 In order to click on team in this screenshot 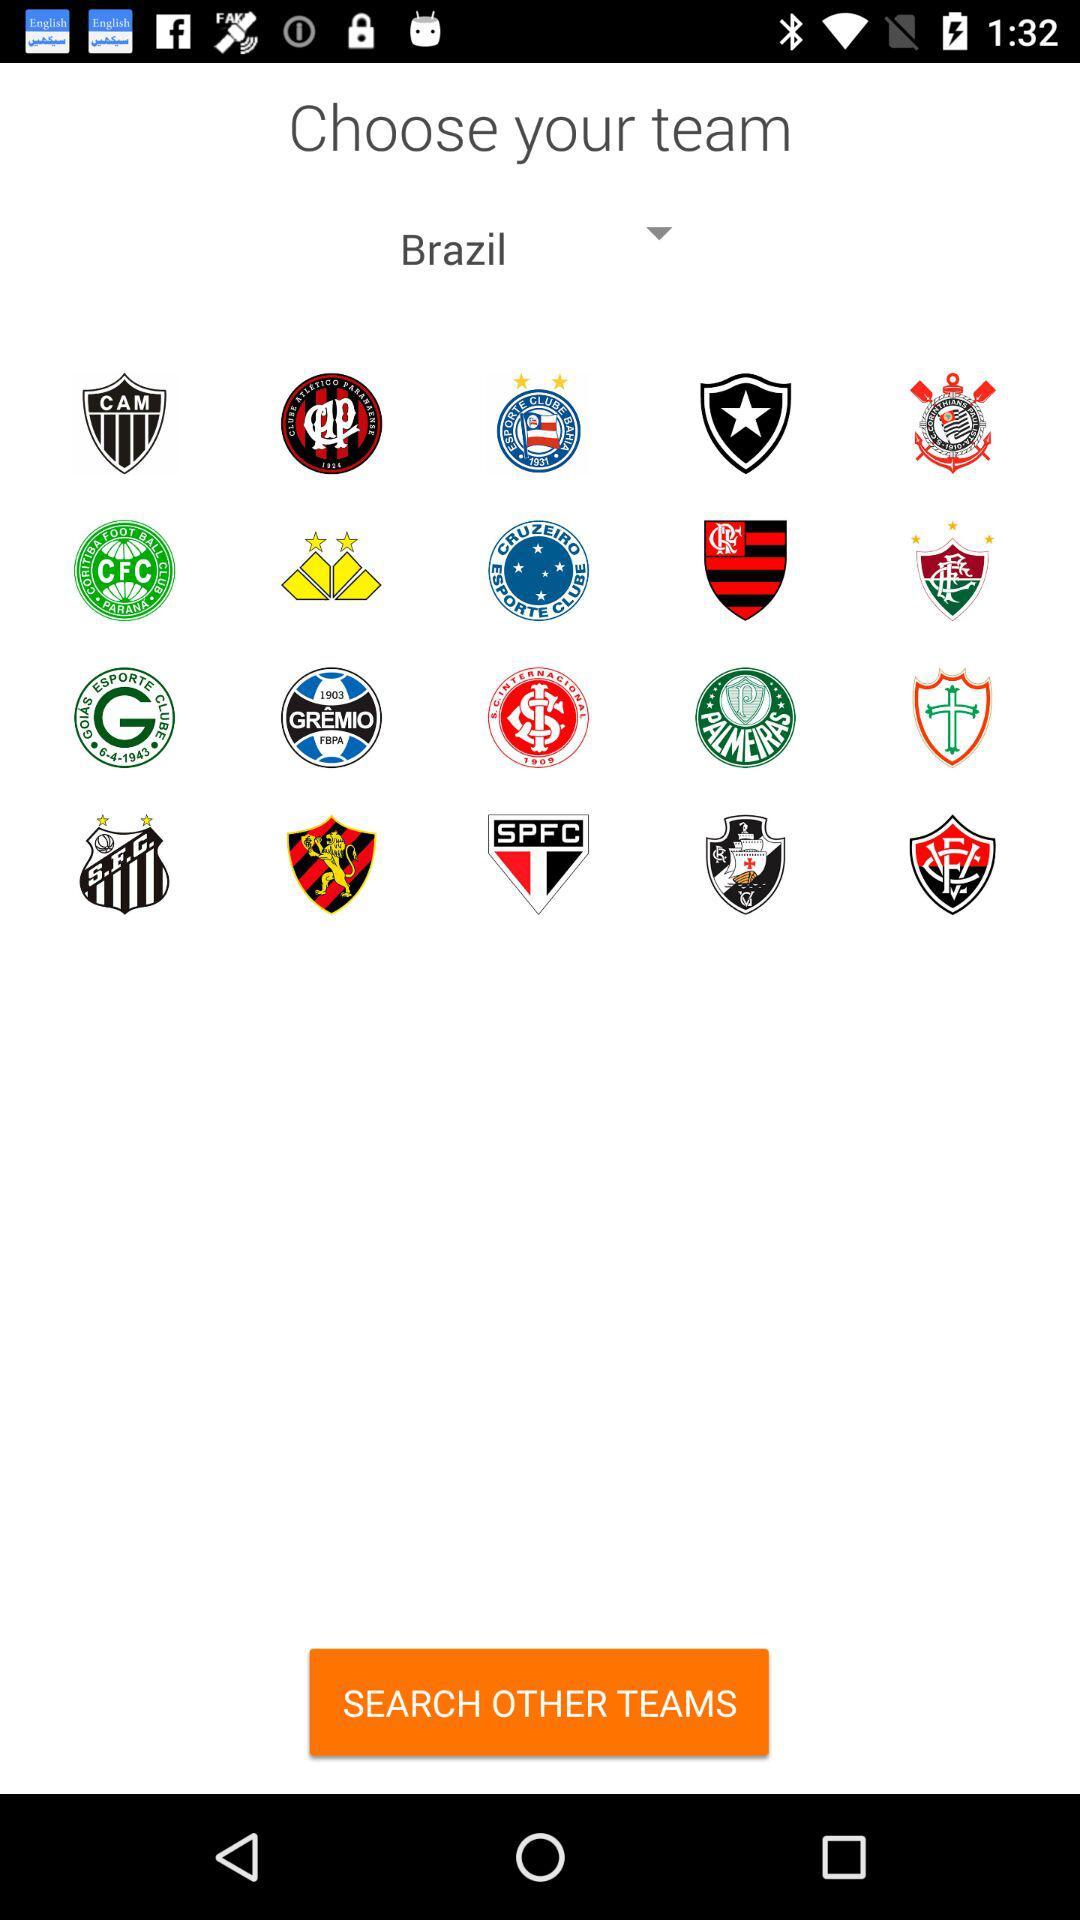, I will do `click(330, 569)`.